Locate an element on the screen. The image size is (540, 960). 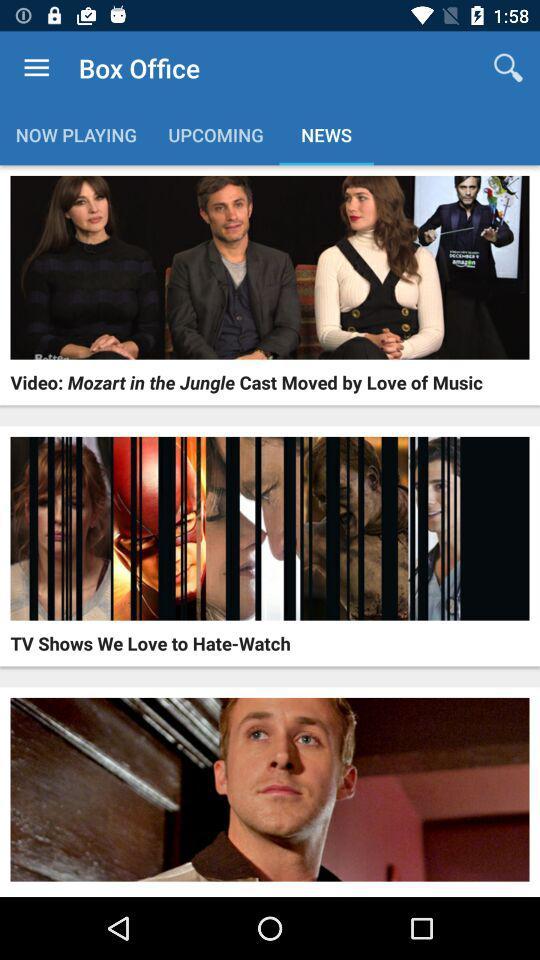
the app to the right of box office icon is located at coordinates (508, 68).